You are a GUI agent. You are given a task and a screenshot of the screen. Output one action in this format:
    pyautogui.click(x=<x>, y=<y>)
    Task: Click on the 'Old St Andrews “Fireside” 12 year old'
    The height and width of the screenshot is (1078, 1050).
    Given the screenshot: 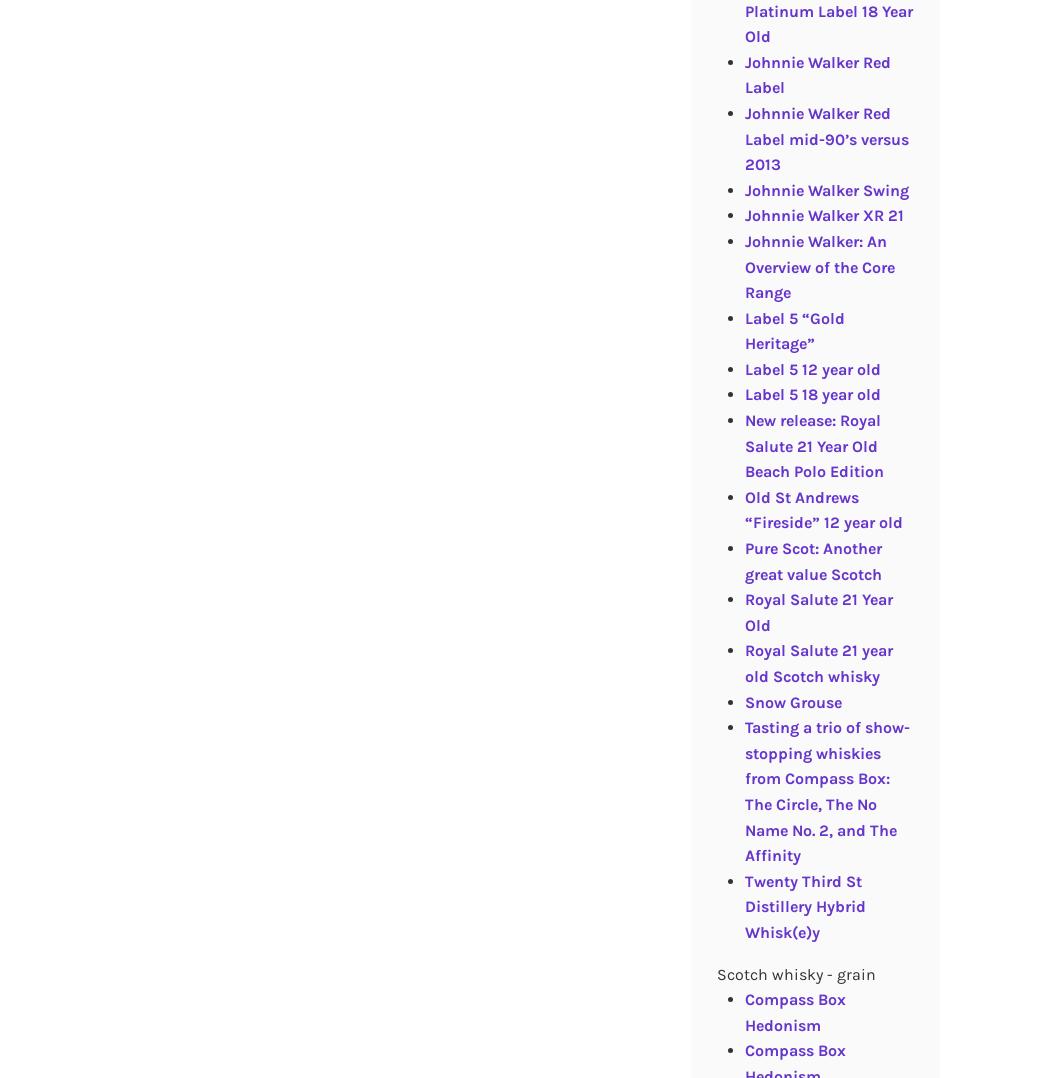 What is the action you would take?
    pyautogui.click(x=821, y=509)
    